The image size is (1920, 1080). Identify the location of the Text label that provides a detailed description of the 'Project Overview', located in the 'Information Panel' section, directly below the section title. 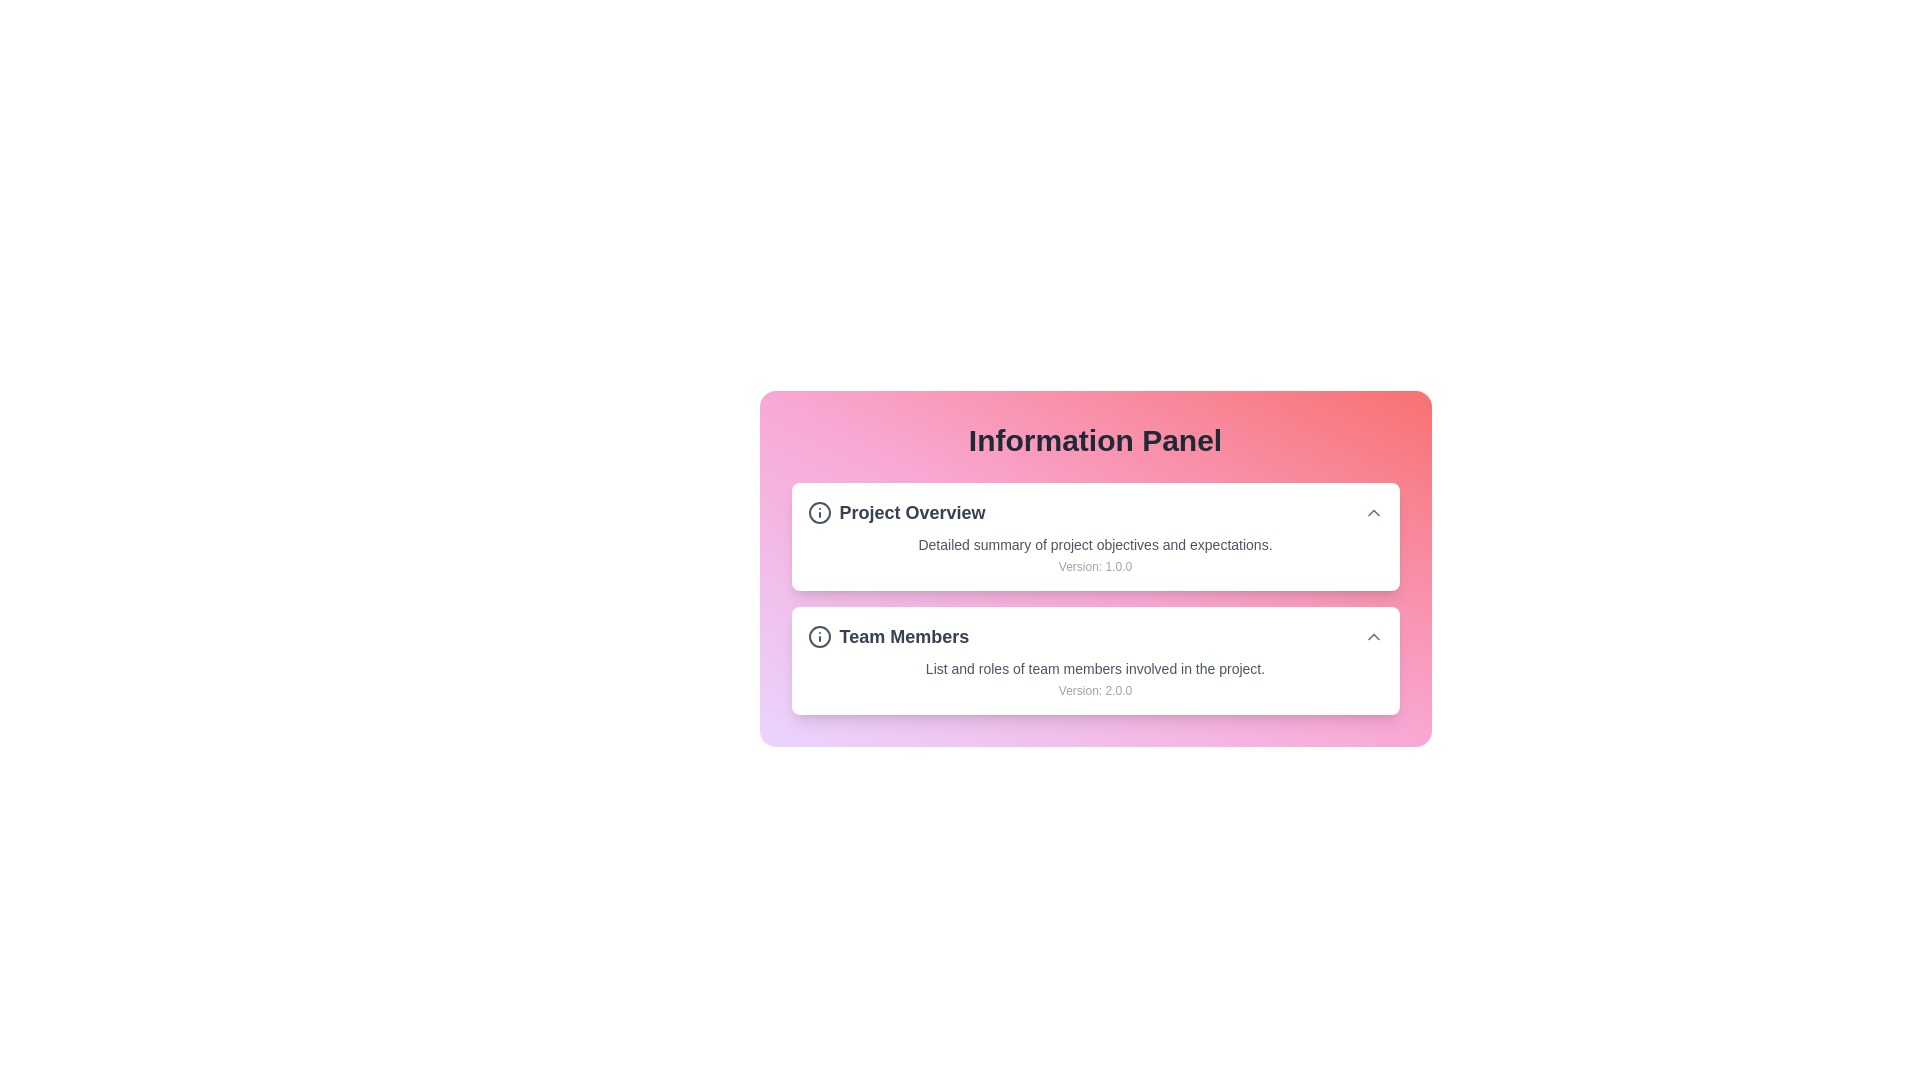
(1094, 544).